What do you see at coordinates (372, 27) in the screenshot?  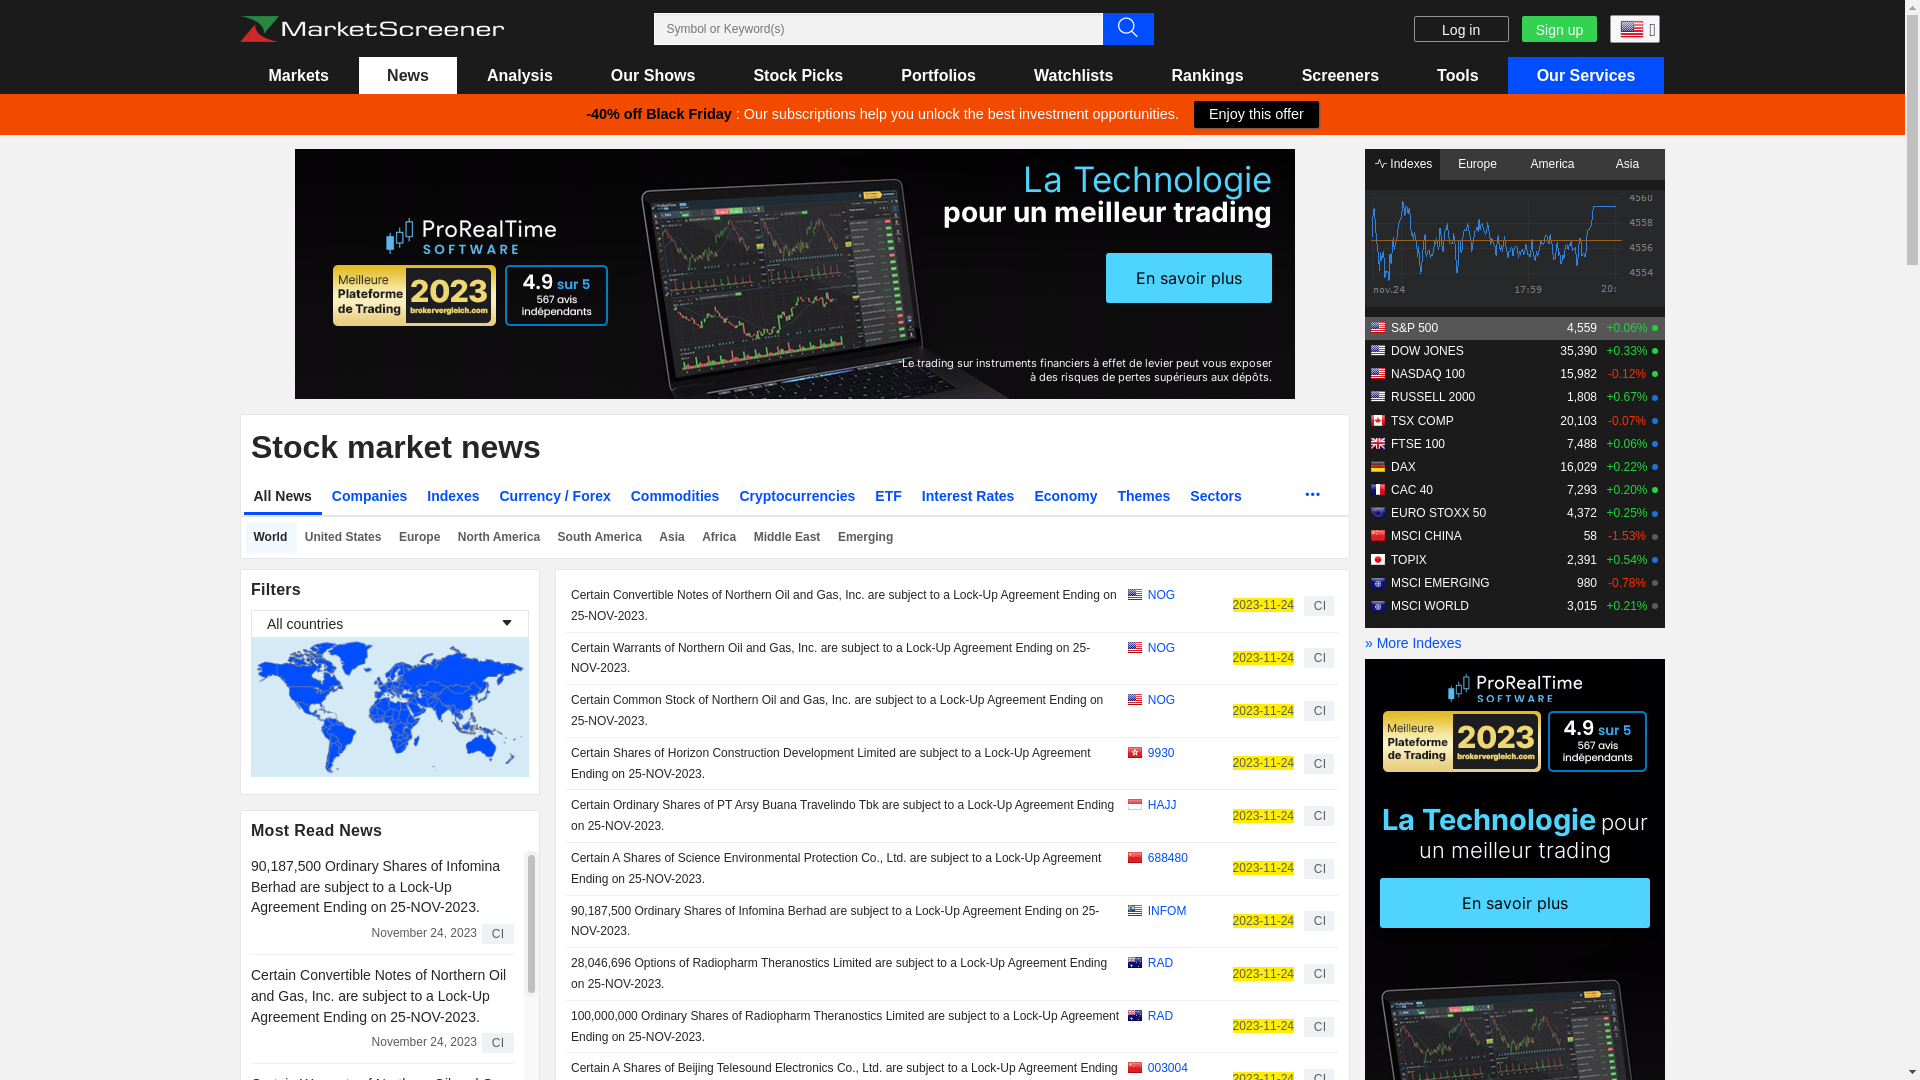 I see `'Marketscreener : stock market and financial news'` at bounding box center [372, 27].